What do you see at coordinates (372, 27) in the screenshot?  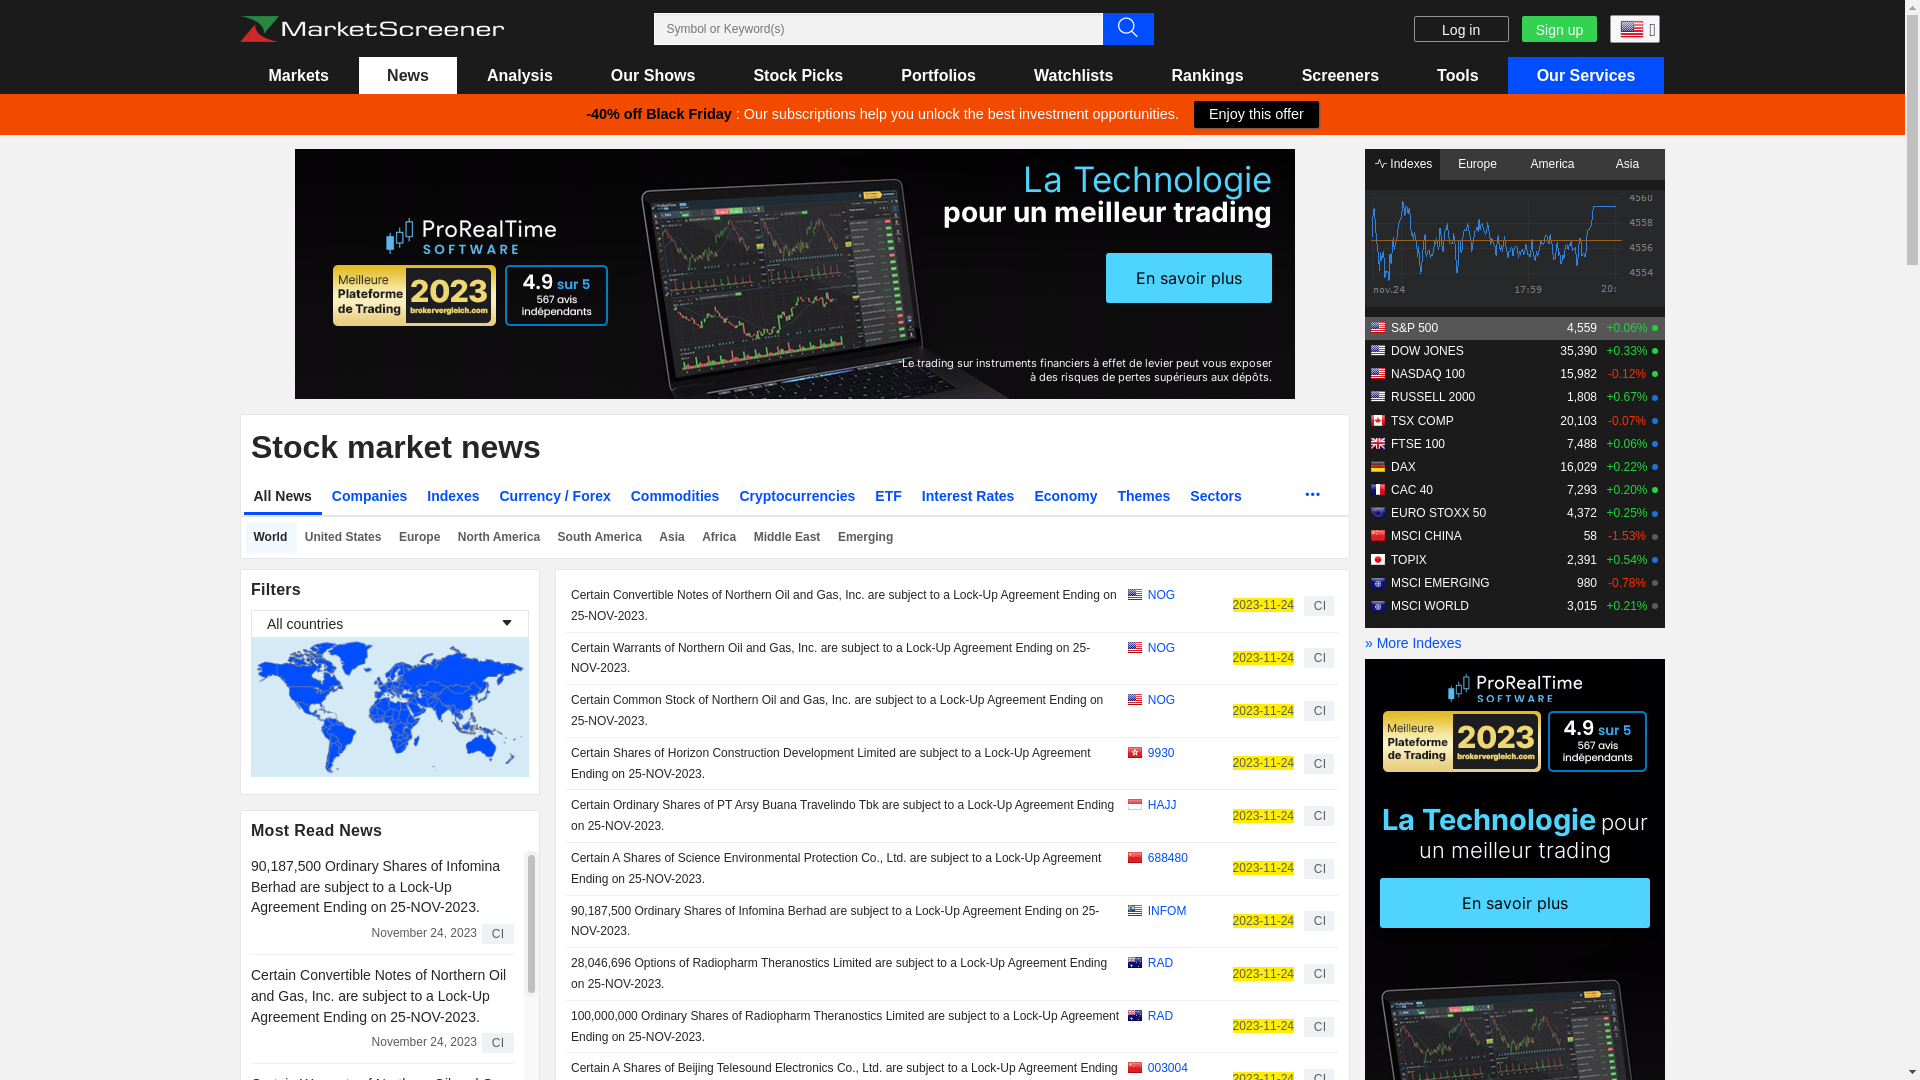 I see `'Marketscreener : stock market and financial news'` at bounding box center [372, 27].